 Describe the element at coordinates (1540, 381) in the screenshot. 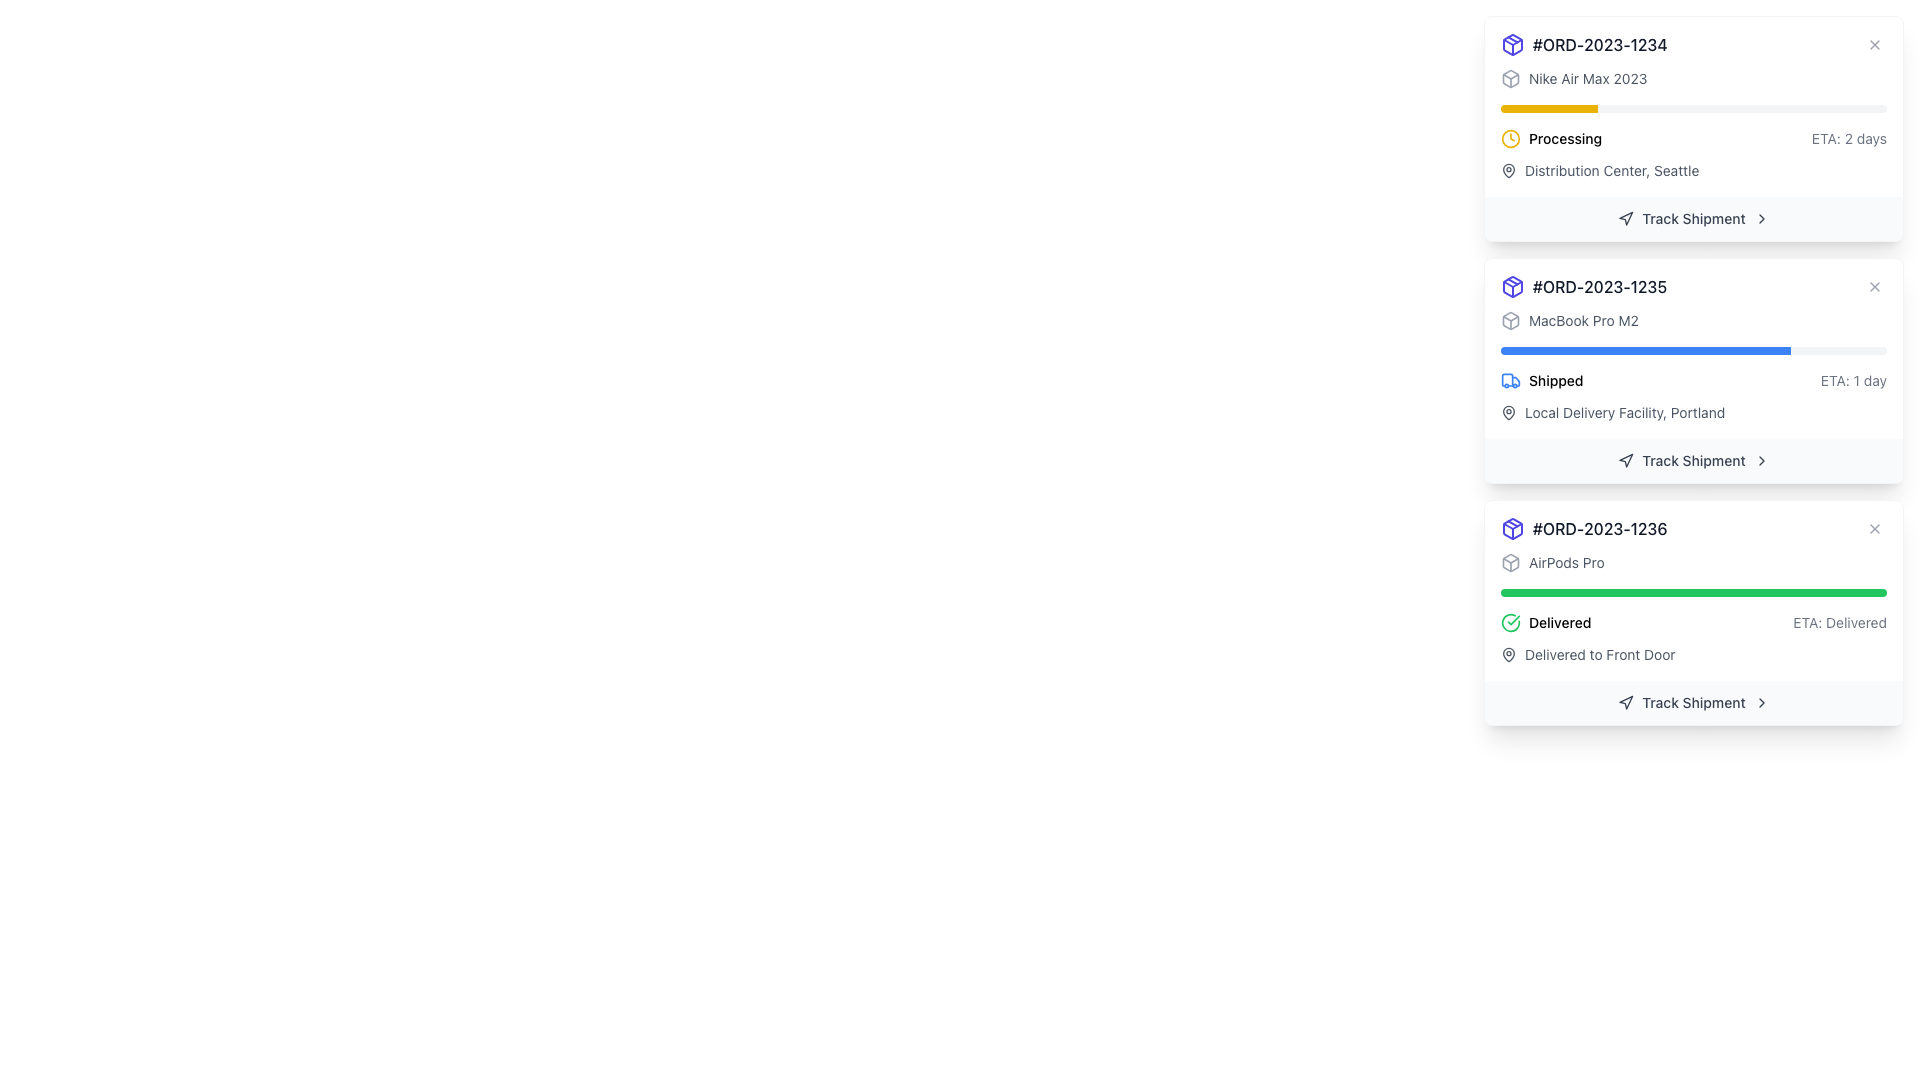

I see `the shipment status indicated by the Status Indicator with Icon and Text located in the second card below the progress bar and aligned to the left` at that location.